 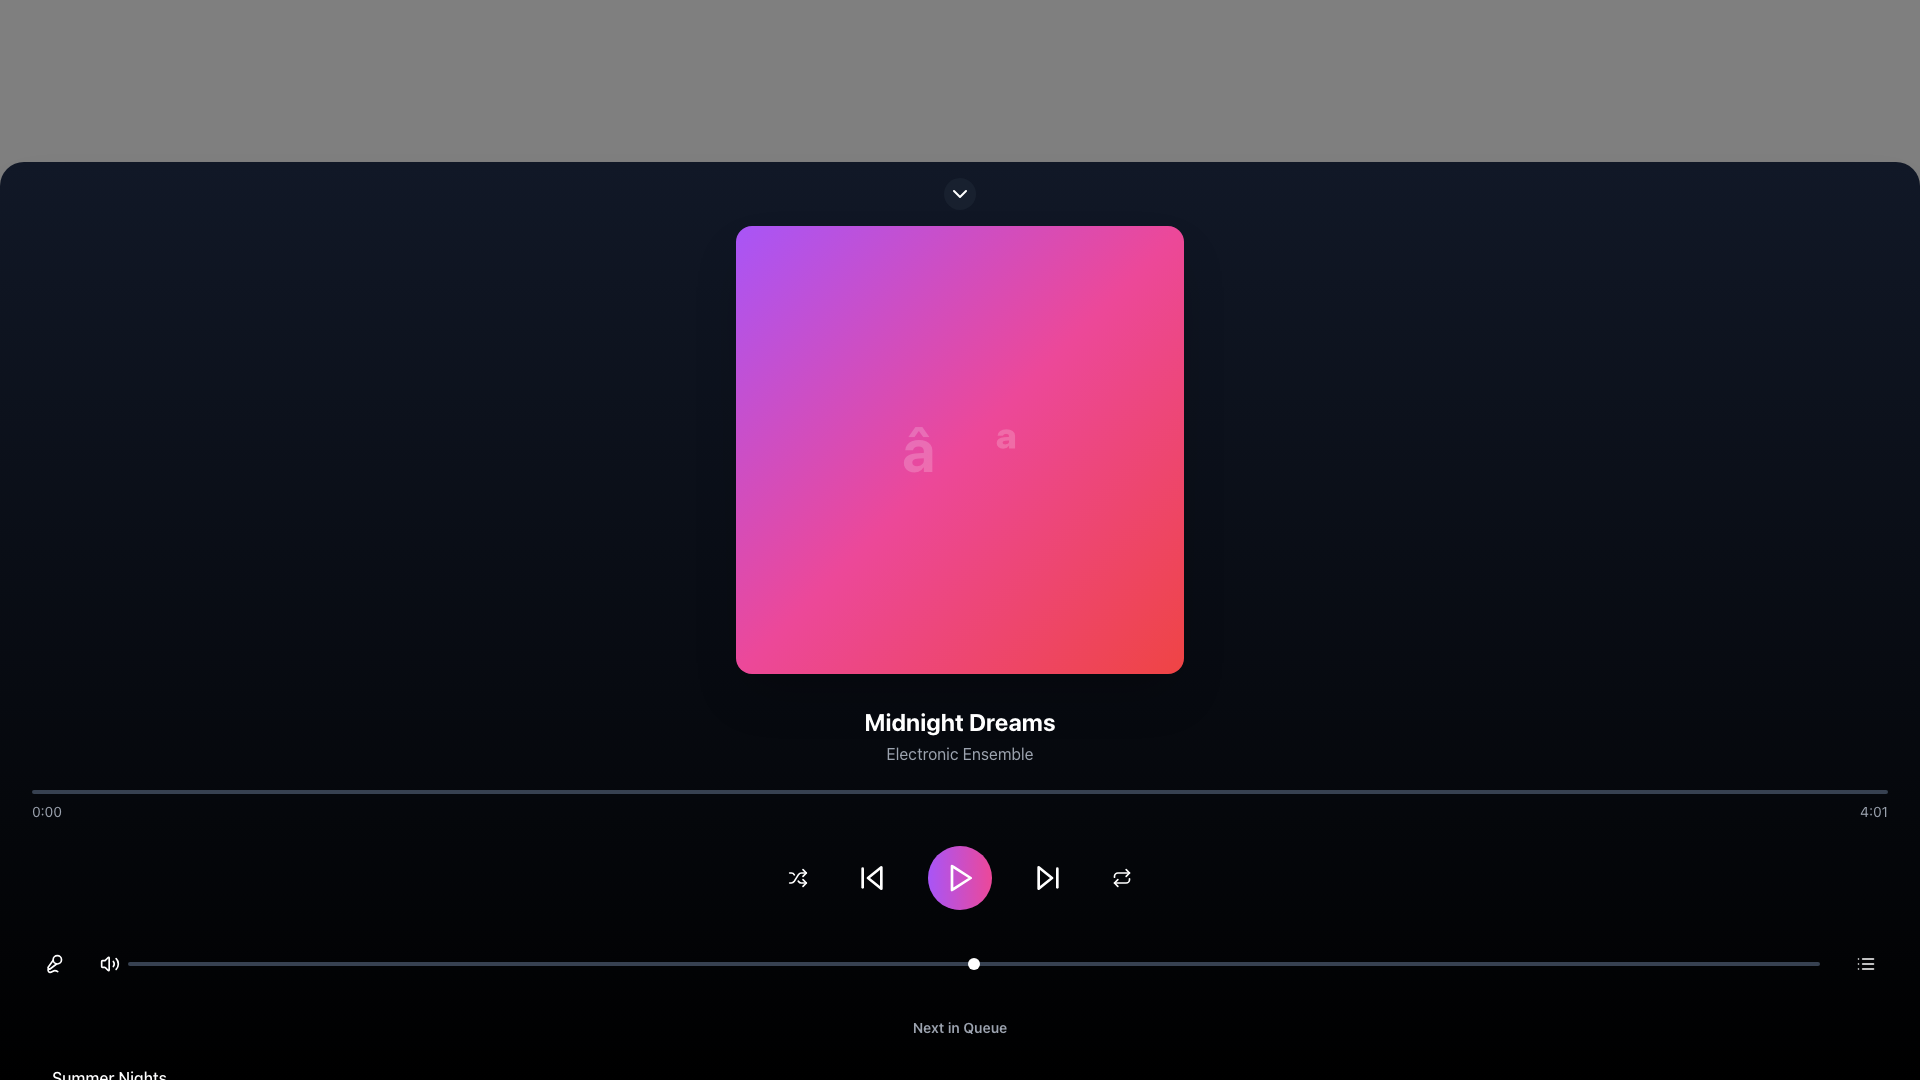 What do you see at coordinates (960, 877) in the screenshot?
I see `the central circular button with a gradient background transitioning from purple to pink, which contains a white play icon` at bounding box center [960, 877].